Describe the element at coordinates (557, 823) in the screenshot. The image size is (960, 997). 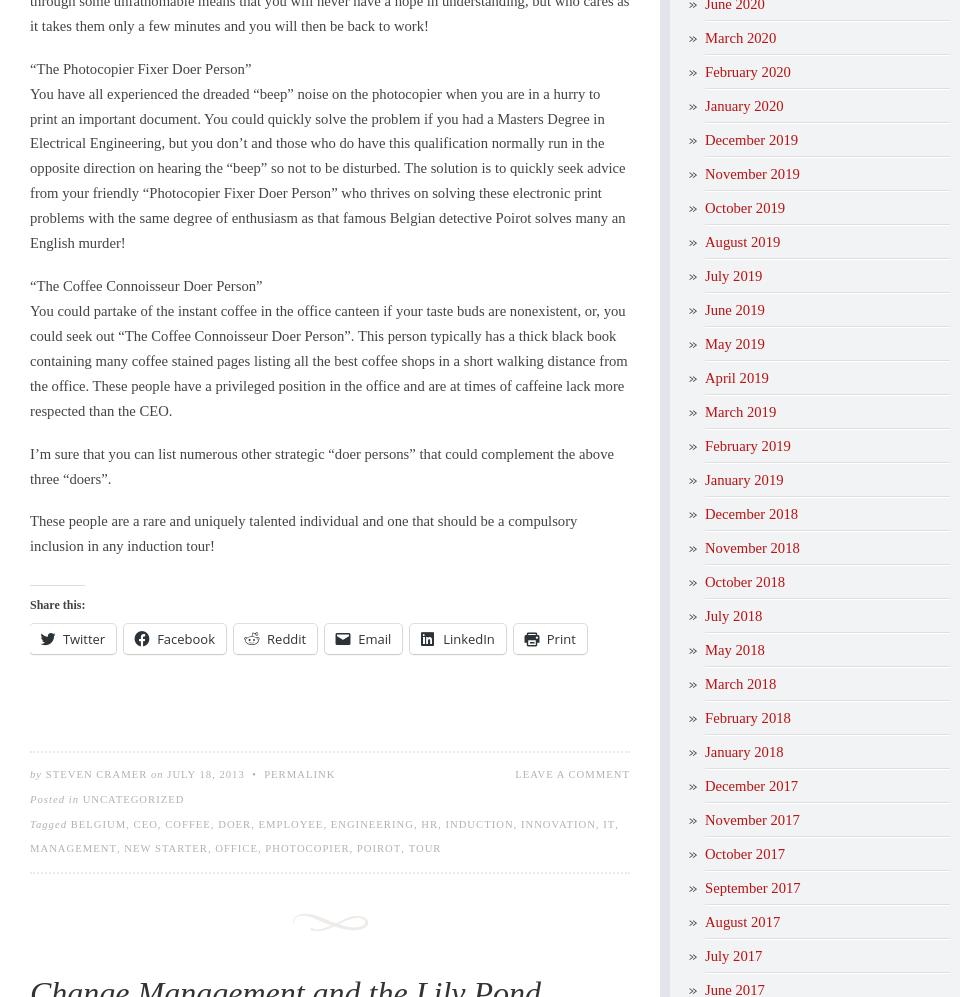
I see `'innovation'` at that location.